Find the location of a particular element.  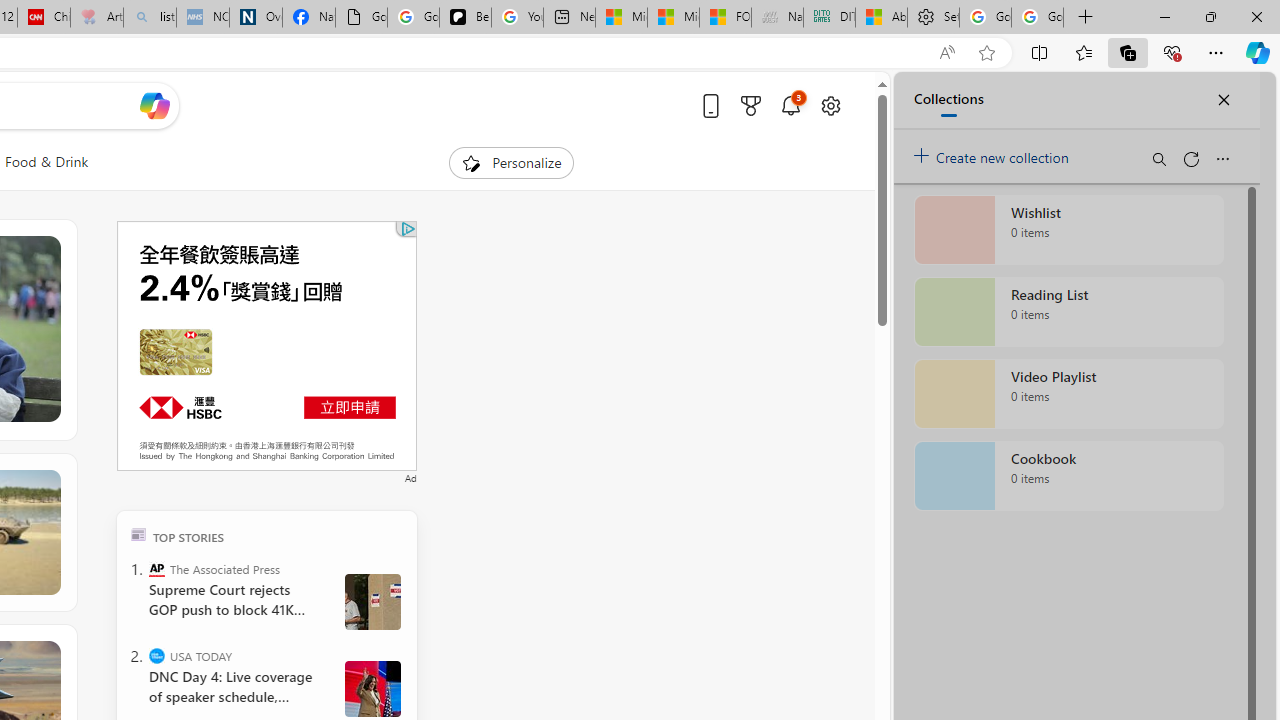

'Arthritis: Ask Health Professionals - Sleeping' is located at coordinates (95, 17).